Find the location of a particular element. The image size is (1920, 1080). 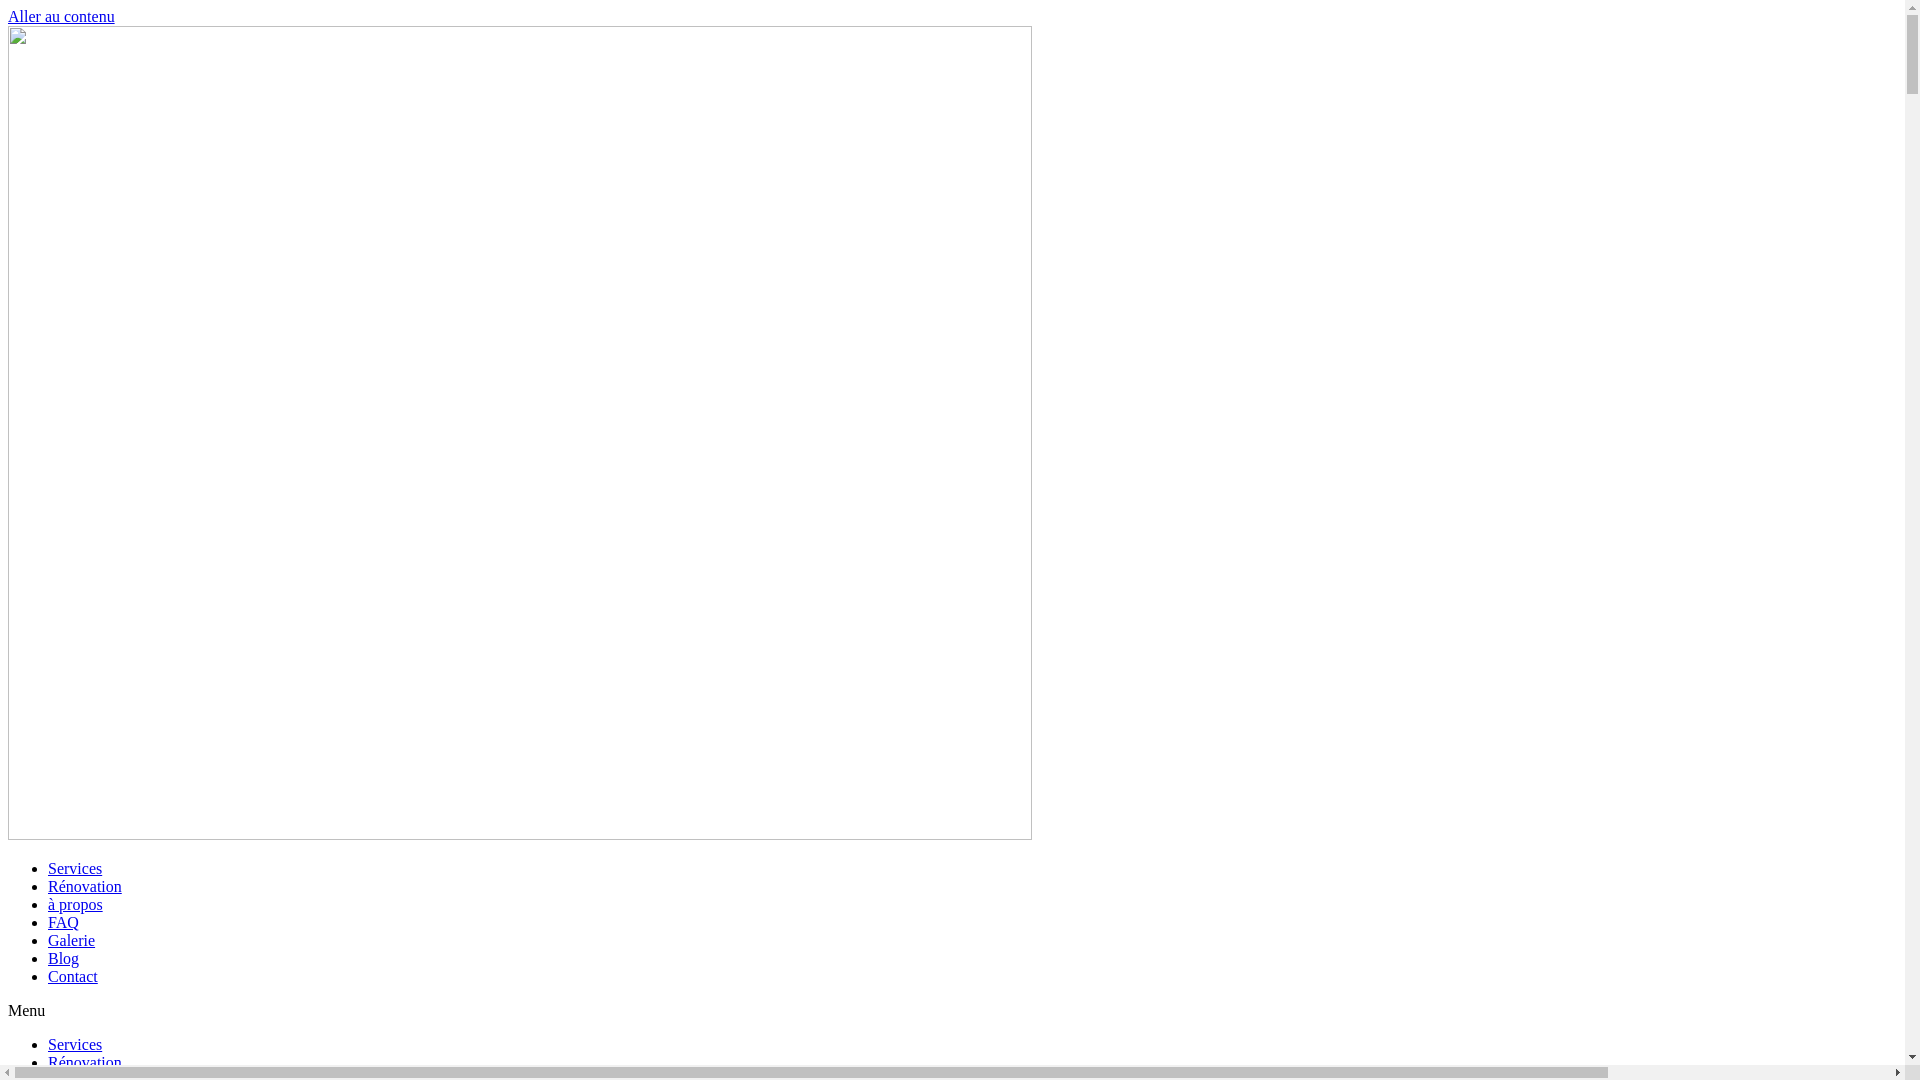

'Aller au contenu' is located at coordinates (61, 16).